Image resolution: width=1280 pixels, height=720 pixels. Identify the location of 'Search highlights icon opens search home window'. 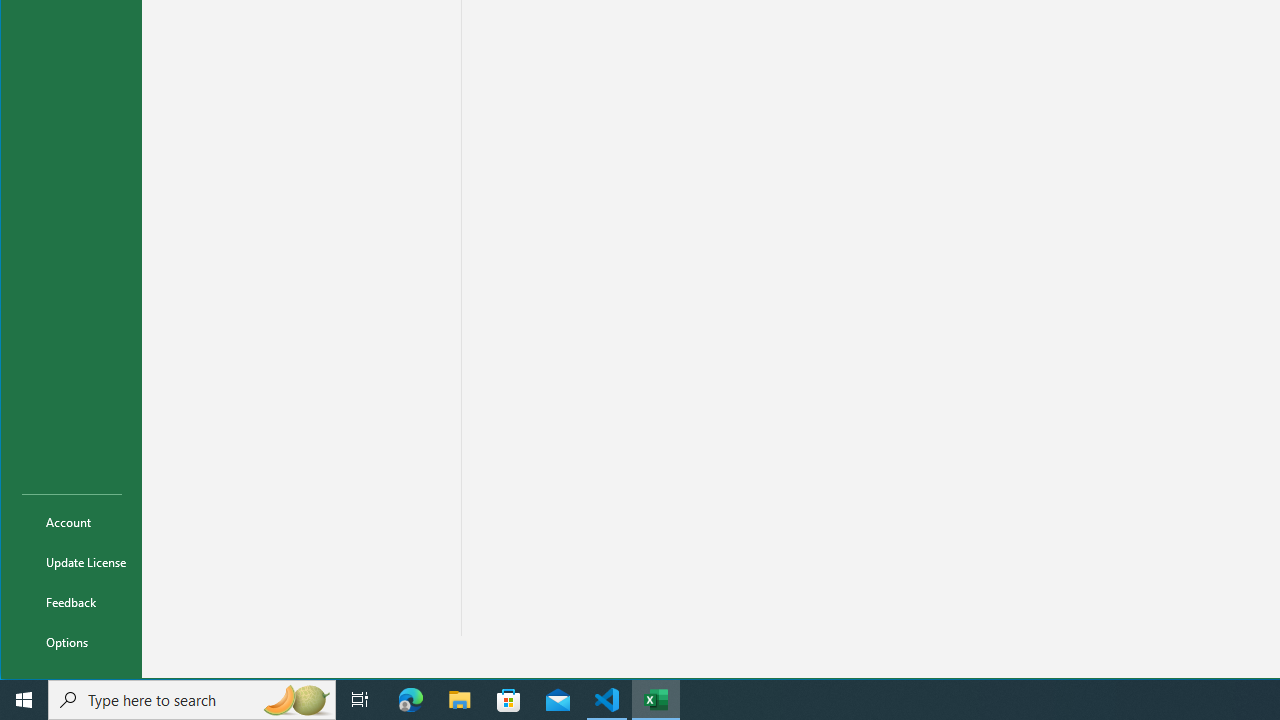
(294, 698).